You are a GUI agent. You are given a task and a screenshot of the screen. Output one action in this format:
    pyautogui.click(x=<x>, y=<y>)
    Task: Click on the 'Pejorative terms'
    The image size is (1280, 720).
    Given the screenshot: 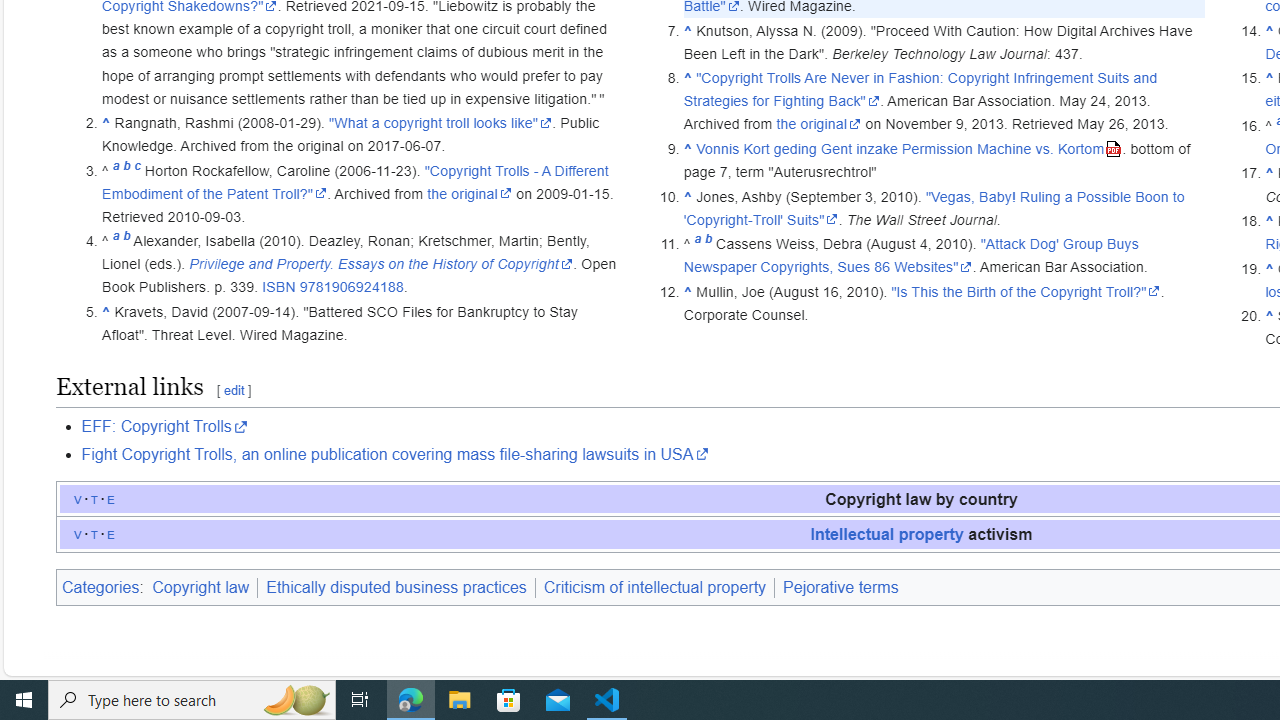 What is the action you would take?
    pyautogui.click(x=840, y=586)
    